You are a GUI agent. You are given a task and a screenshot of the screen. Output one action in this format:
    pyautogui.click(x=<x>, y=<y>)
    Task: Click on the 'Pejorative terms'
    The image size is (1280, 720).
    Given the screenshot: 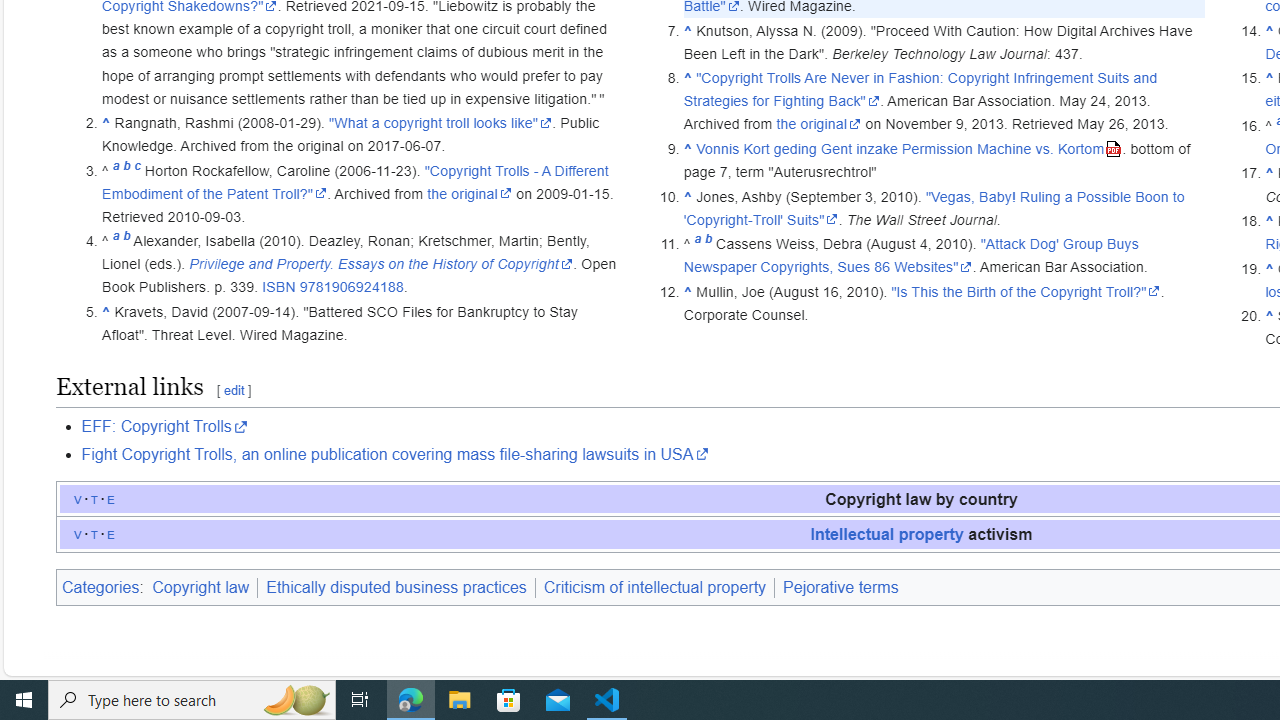 What is the action you would take?
    pyautogui.click(x=840, y=586)
    